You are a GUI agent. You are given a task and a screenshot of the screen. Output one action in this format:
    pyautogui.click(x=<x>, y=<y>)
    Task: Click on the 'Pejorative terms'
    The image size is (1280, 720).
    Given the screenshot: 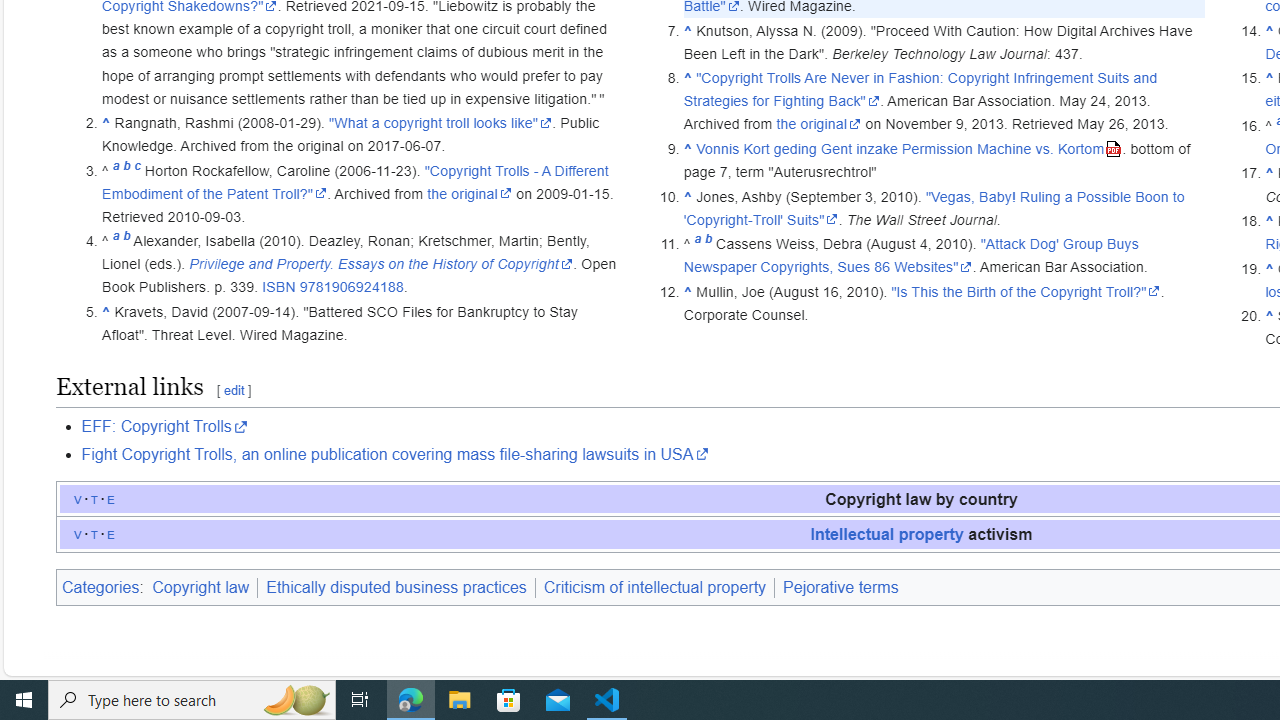 What is the action you would take?
    pyautogui.click(x=840, y=586)
    